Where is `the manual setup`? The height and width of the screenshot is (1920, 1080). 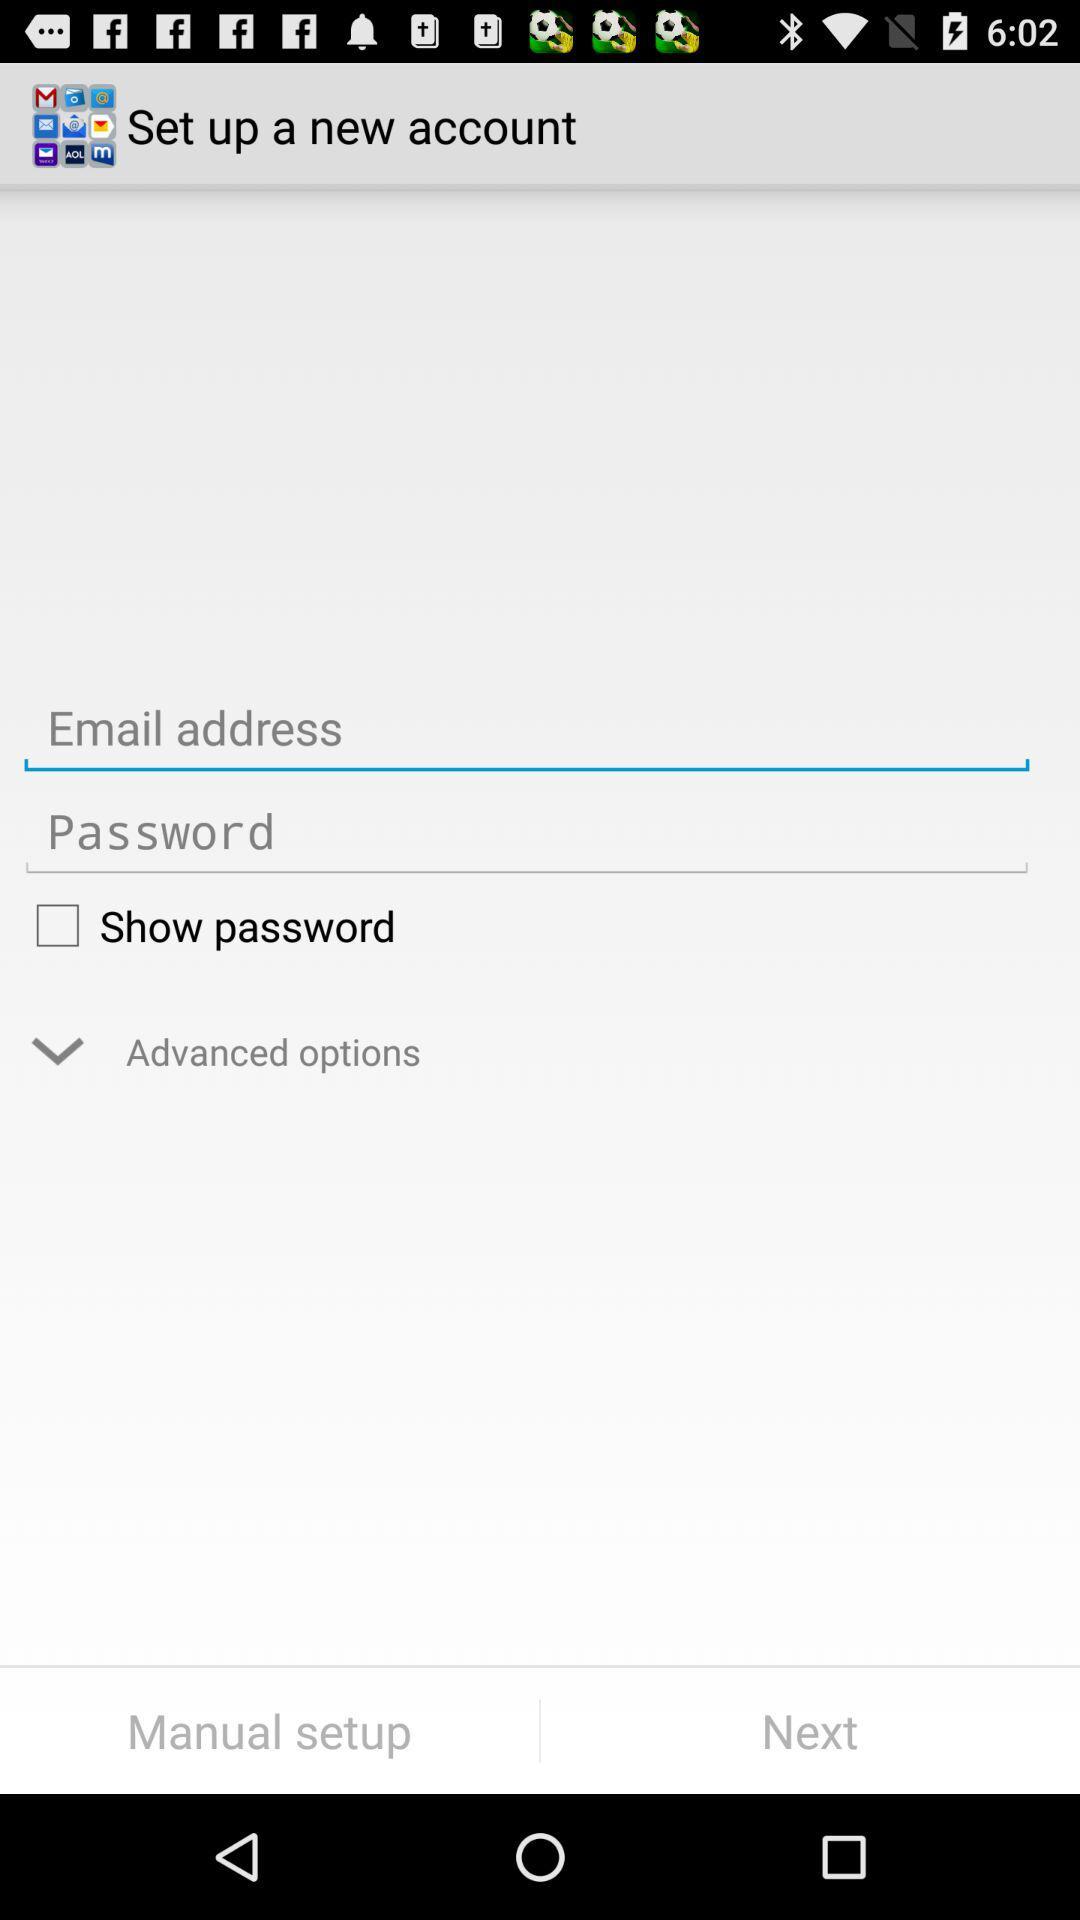
the manual setup is located at coordinates (268, 1730).